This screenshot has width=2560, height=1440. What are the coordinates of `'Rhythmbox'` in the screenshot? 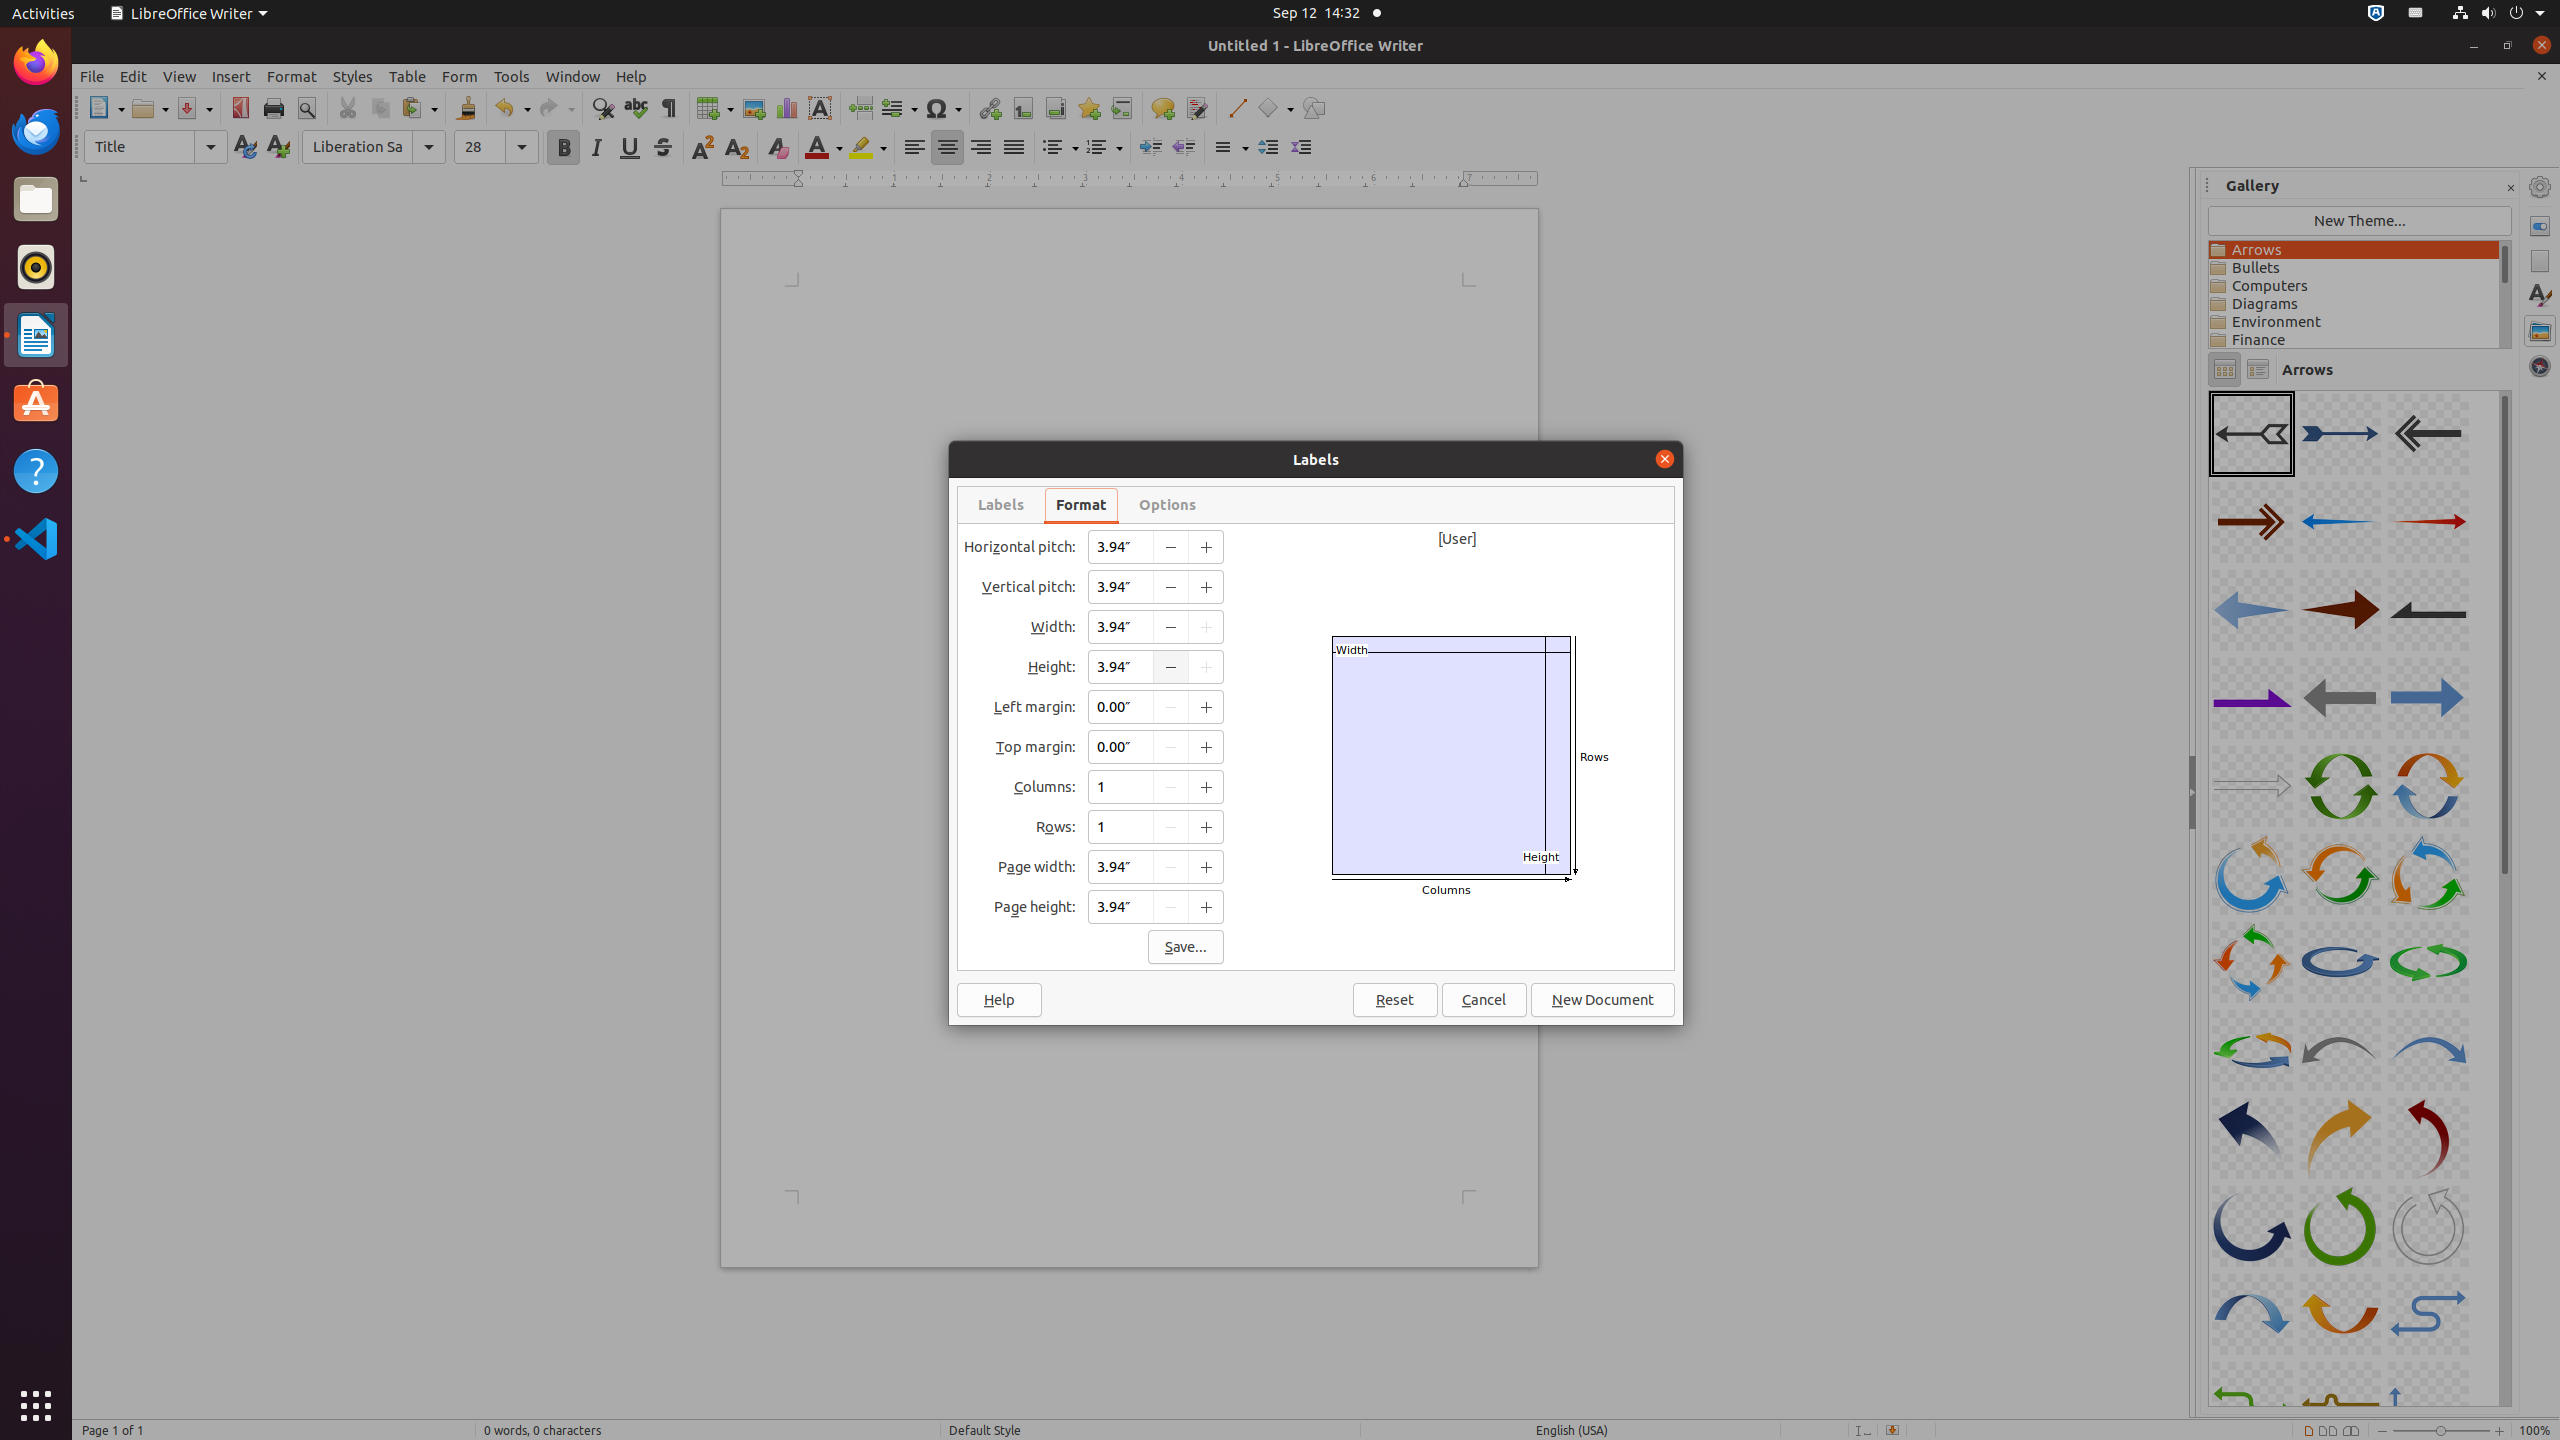 It's located at (36, 265).